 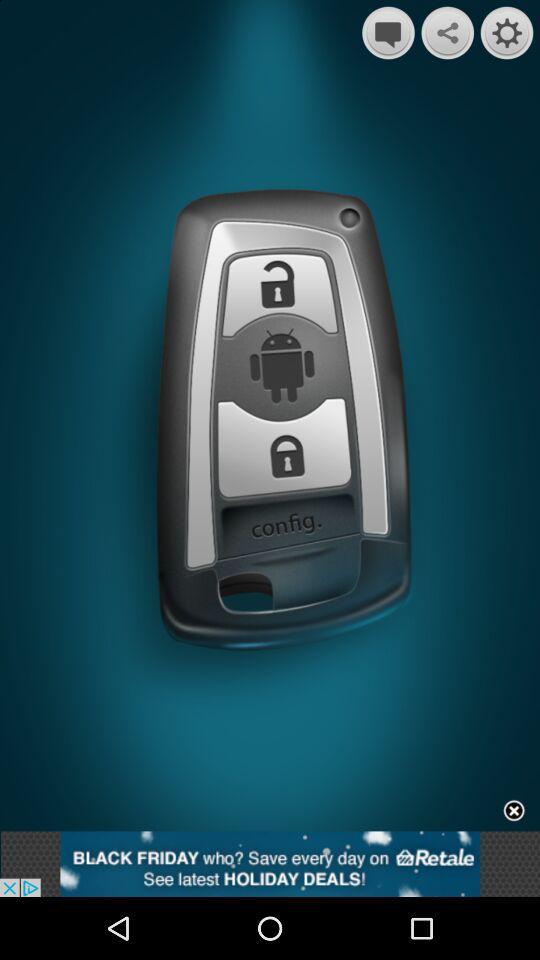 I want to click on the settings icon, so click(x=507, y=34).